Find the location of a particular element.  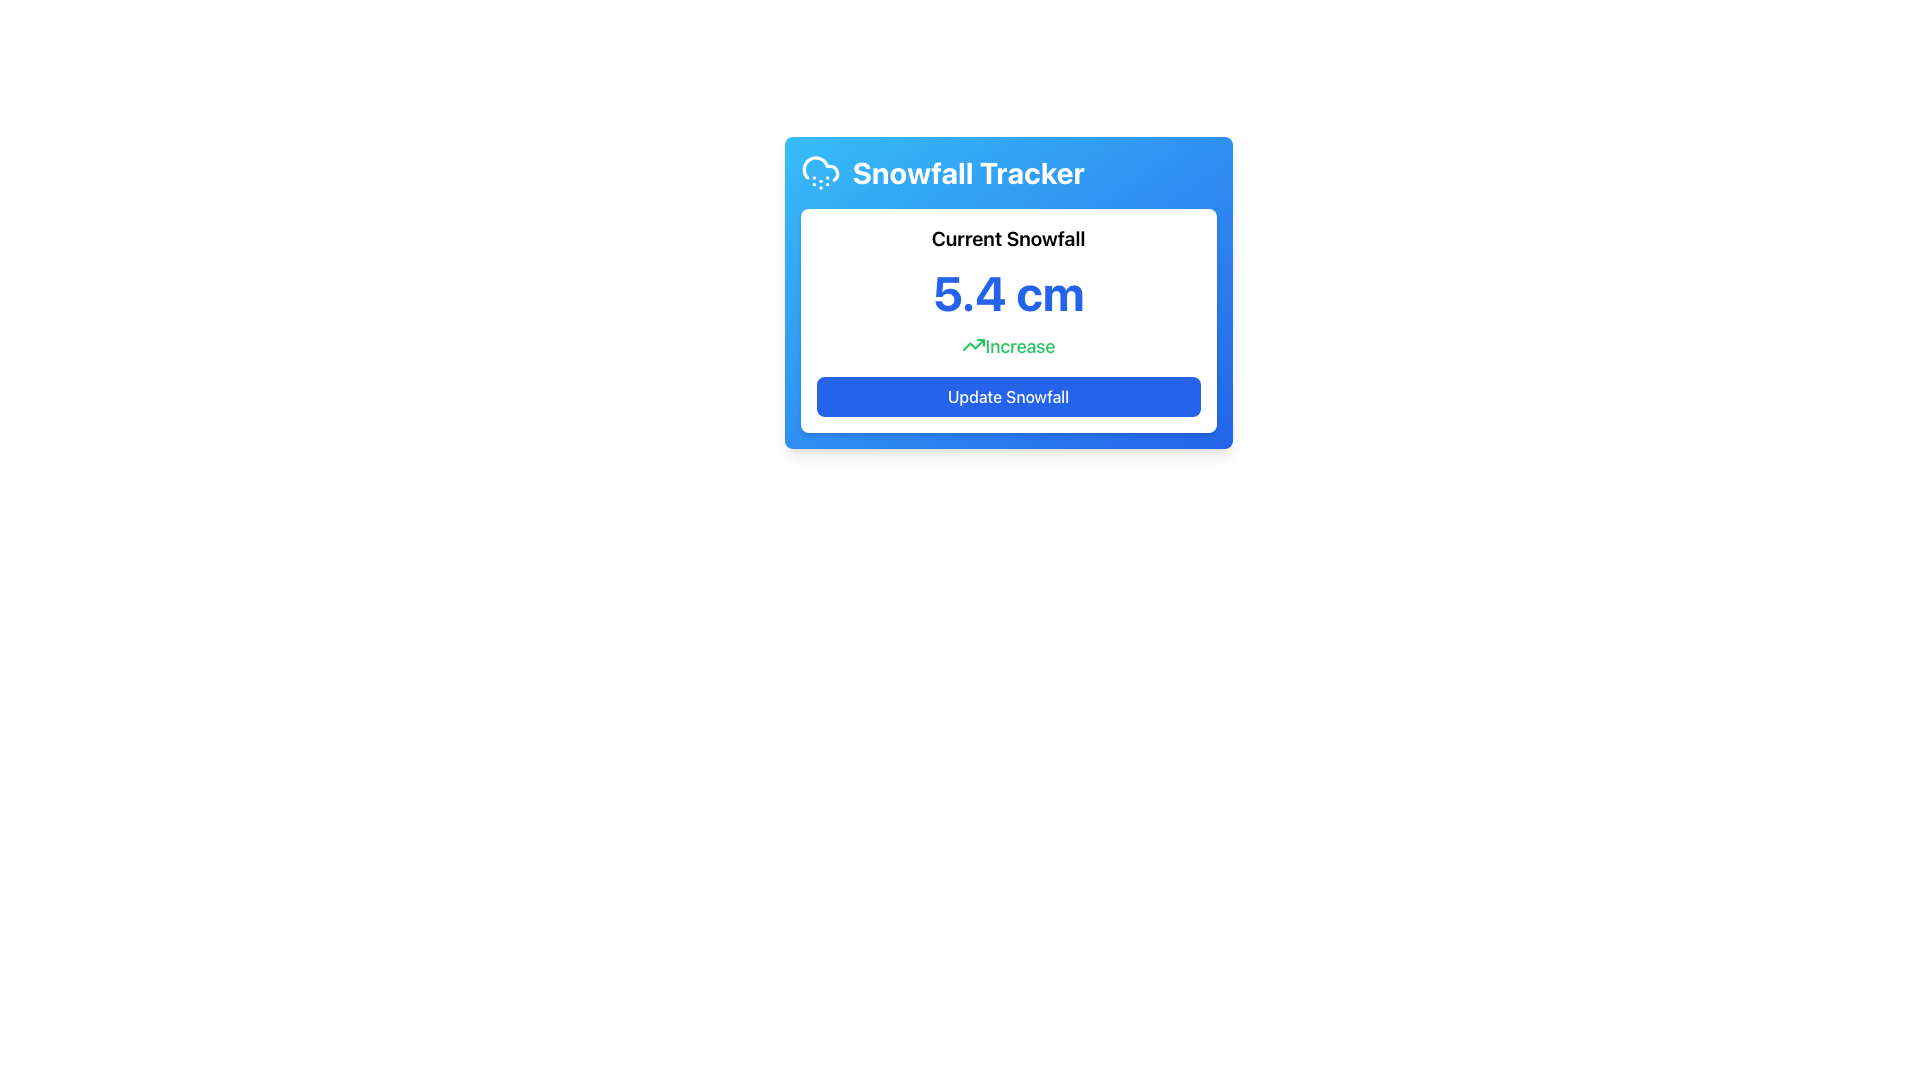

the Information Display Panel that shows snowfall data, located in the center of the 'Snowfall Tracker' component, below the title and above the 'Update Snowfall' button is located at coordinates (1008, 319).